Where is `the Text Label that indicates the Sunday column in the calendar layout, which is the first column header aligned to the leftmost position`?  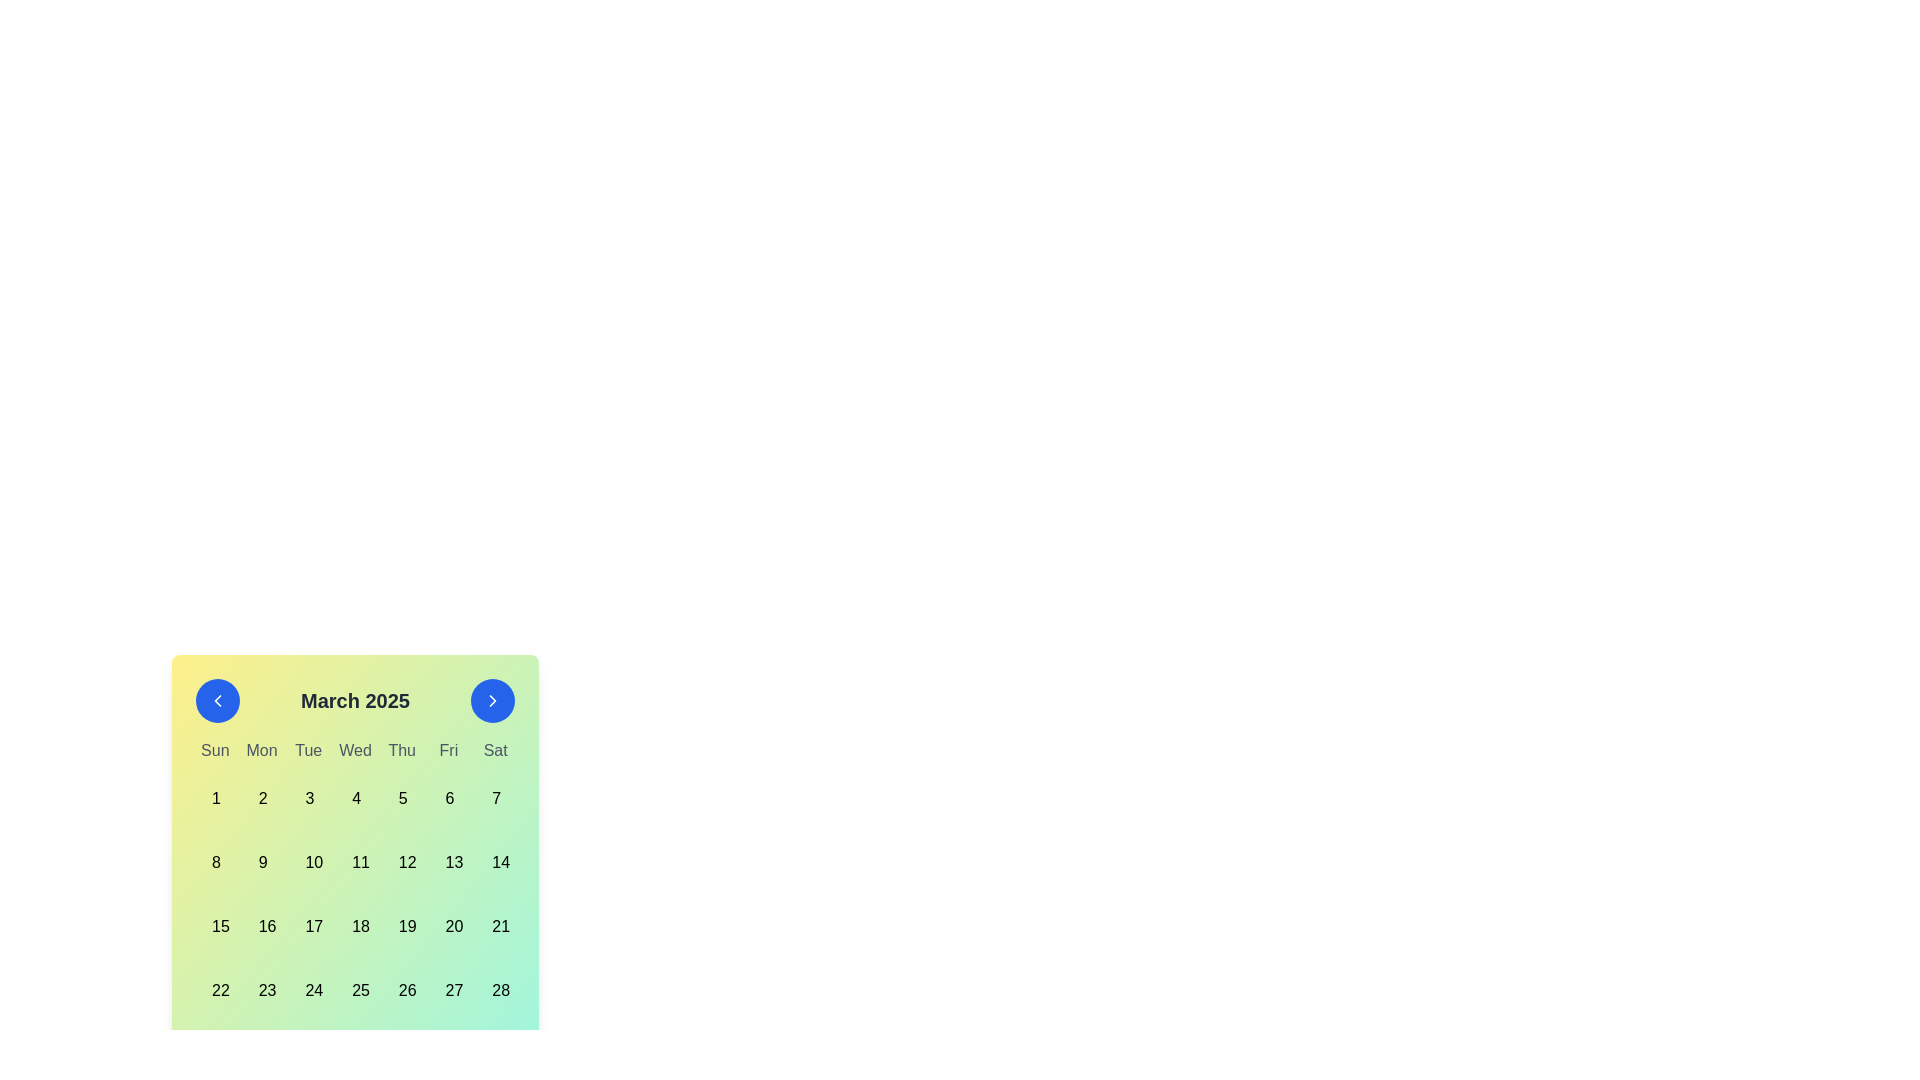 the Text Label that indicates the Sunday column in the calendar layout, which is the first column header aligned to the leftmost position is located at coordinates (215, 751).